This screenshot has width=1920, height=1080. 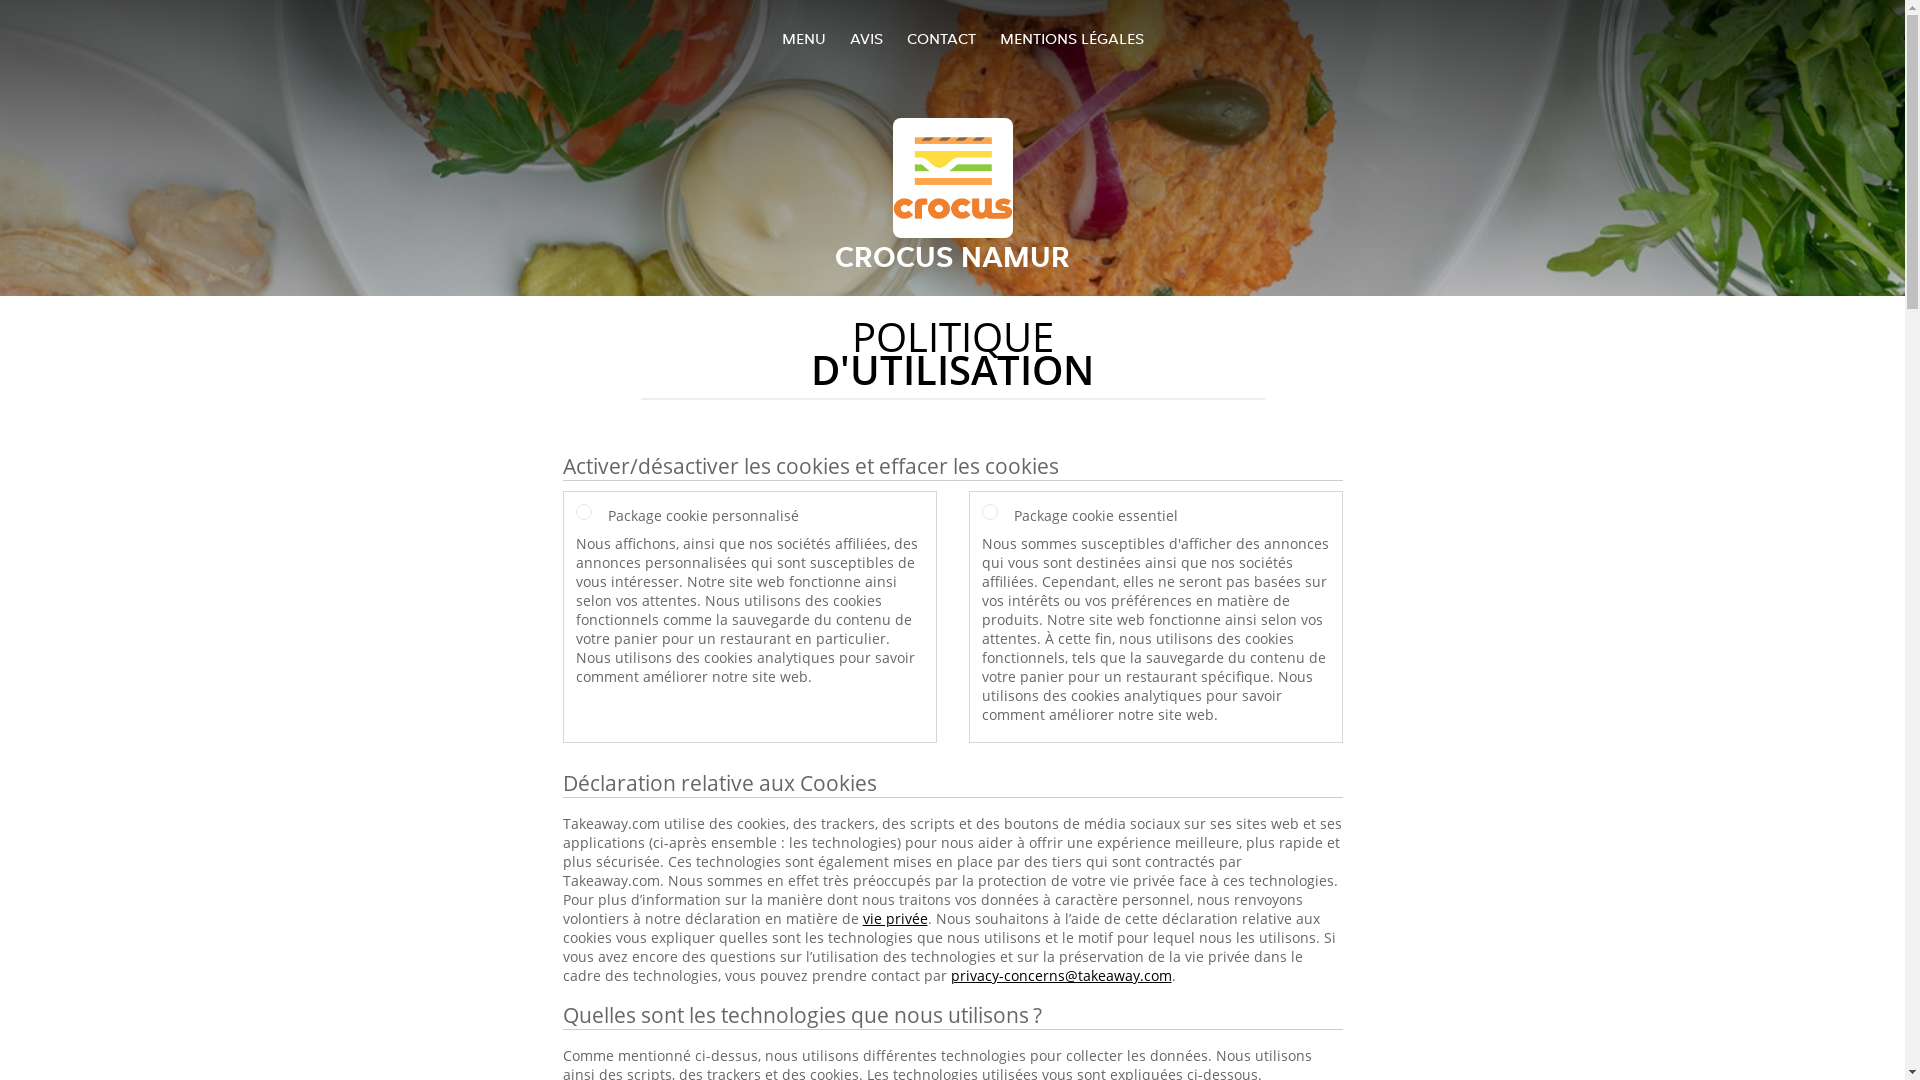 What do you see at coordinates (939, 38) in the screenshot?
I see `'CONTACT'` at bounding box center [939, 38].